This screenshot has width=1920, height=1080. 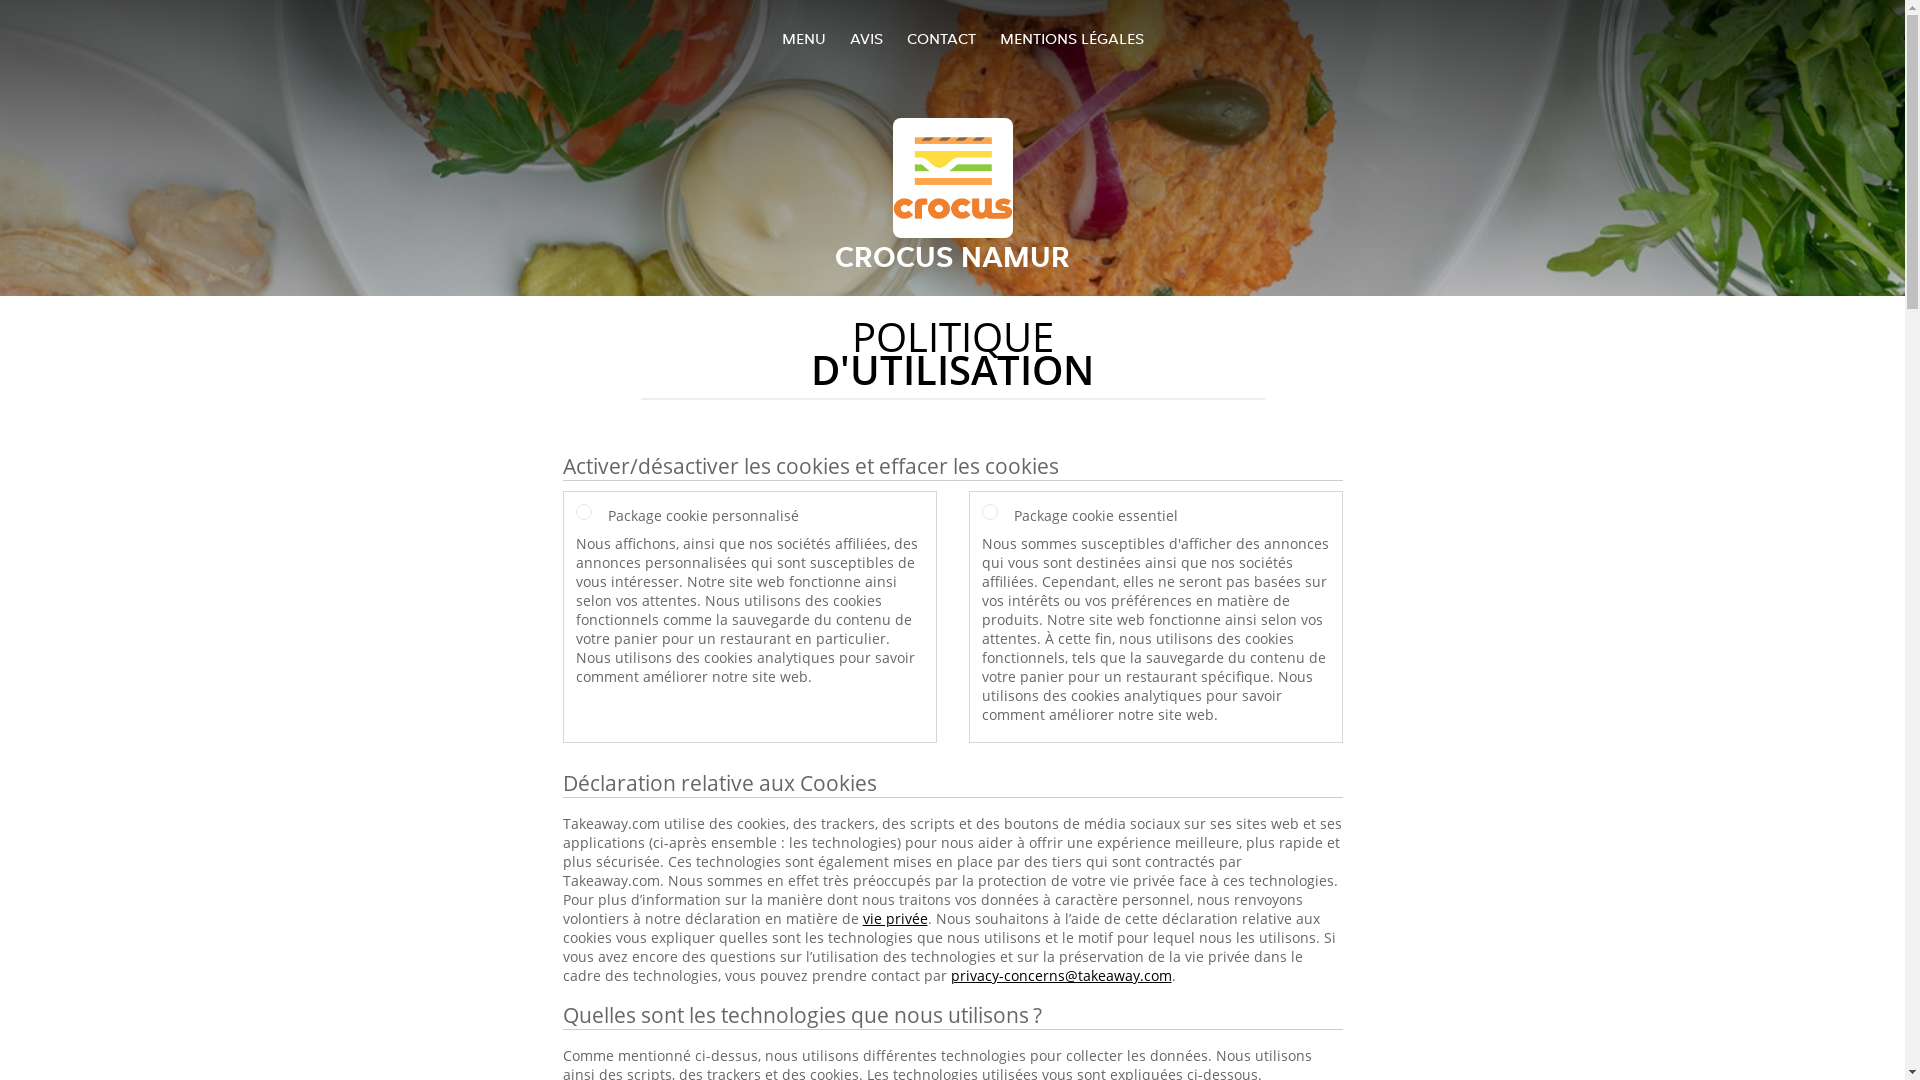 What do you see at coordinates (939, 38) in the screenshot?
I see `'CONTACT'` at bounding box center [939, 38].